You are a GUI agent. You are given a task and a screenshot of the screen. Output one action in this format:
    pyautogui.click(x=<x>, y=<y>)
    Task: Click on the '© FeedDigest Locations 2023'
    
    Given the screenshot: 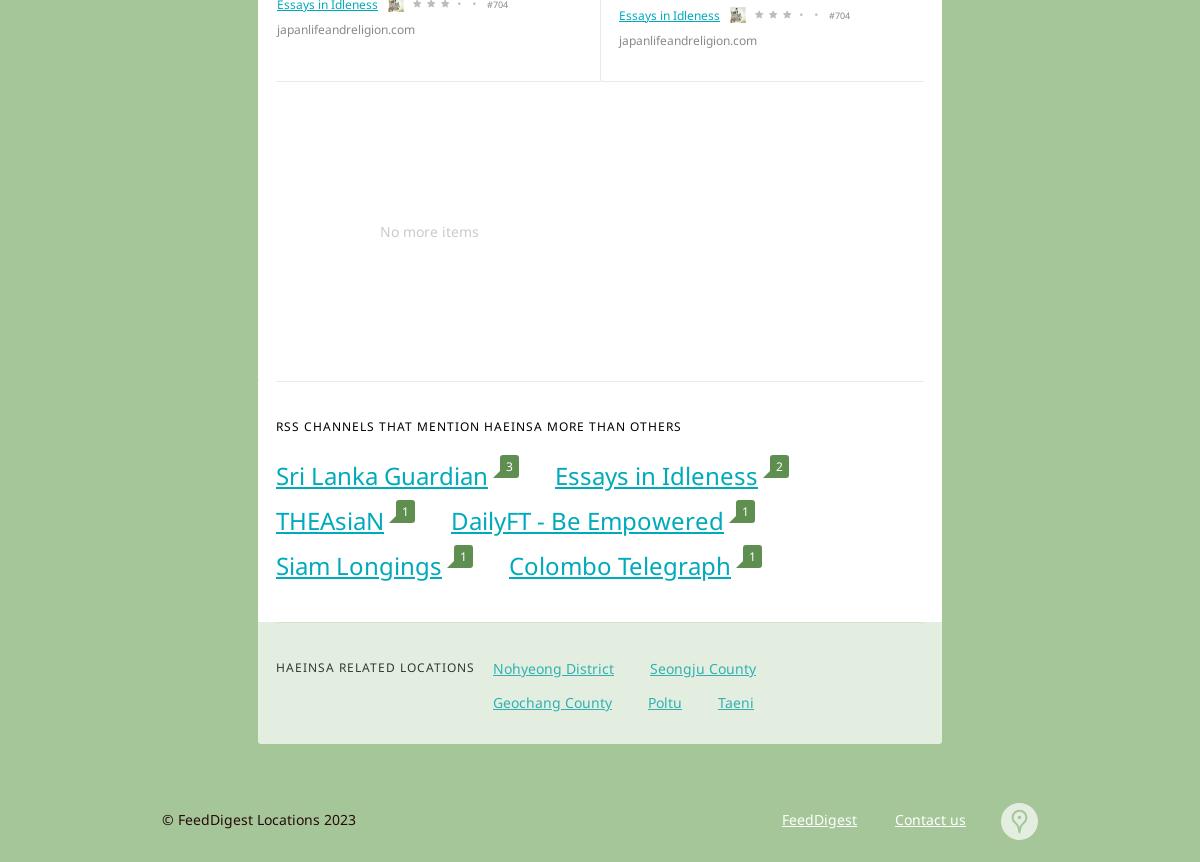 What is the action you would take?
    pyautogui.click(x=161, y=818)
    